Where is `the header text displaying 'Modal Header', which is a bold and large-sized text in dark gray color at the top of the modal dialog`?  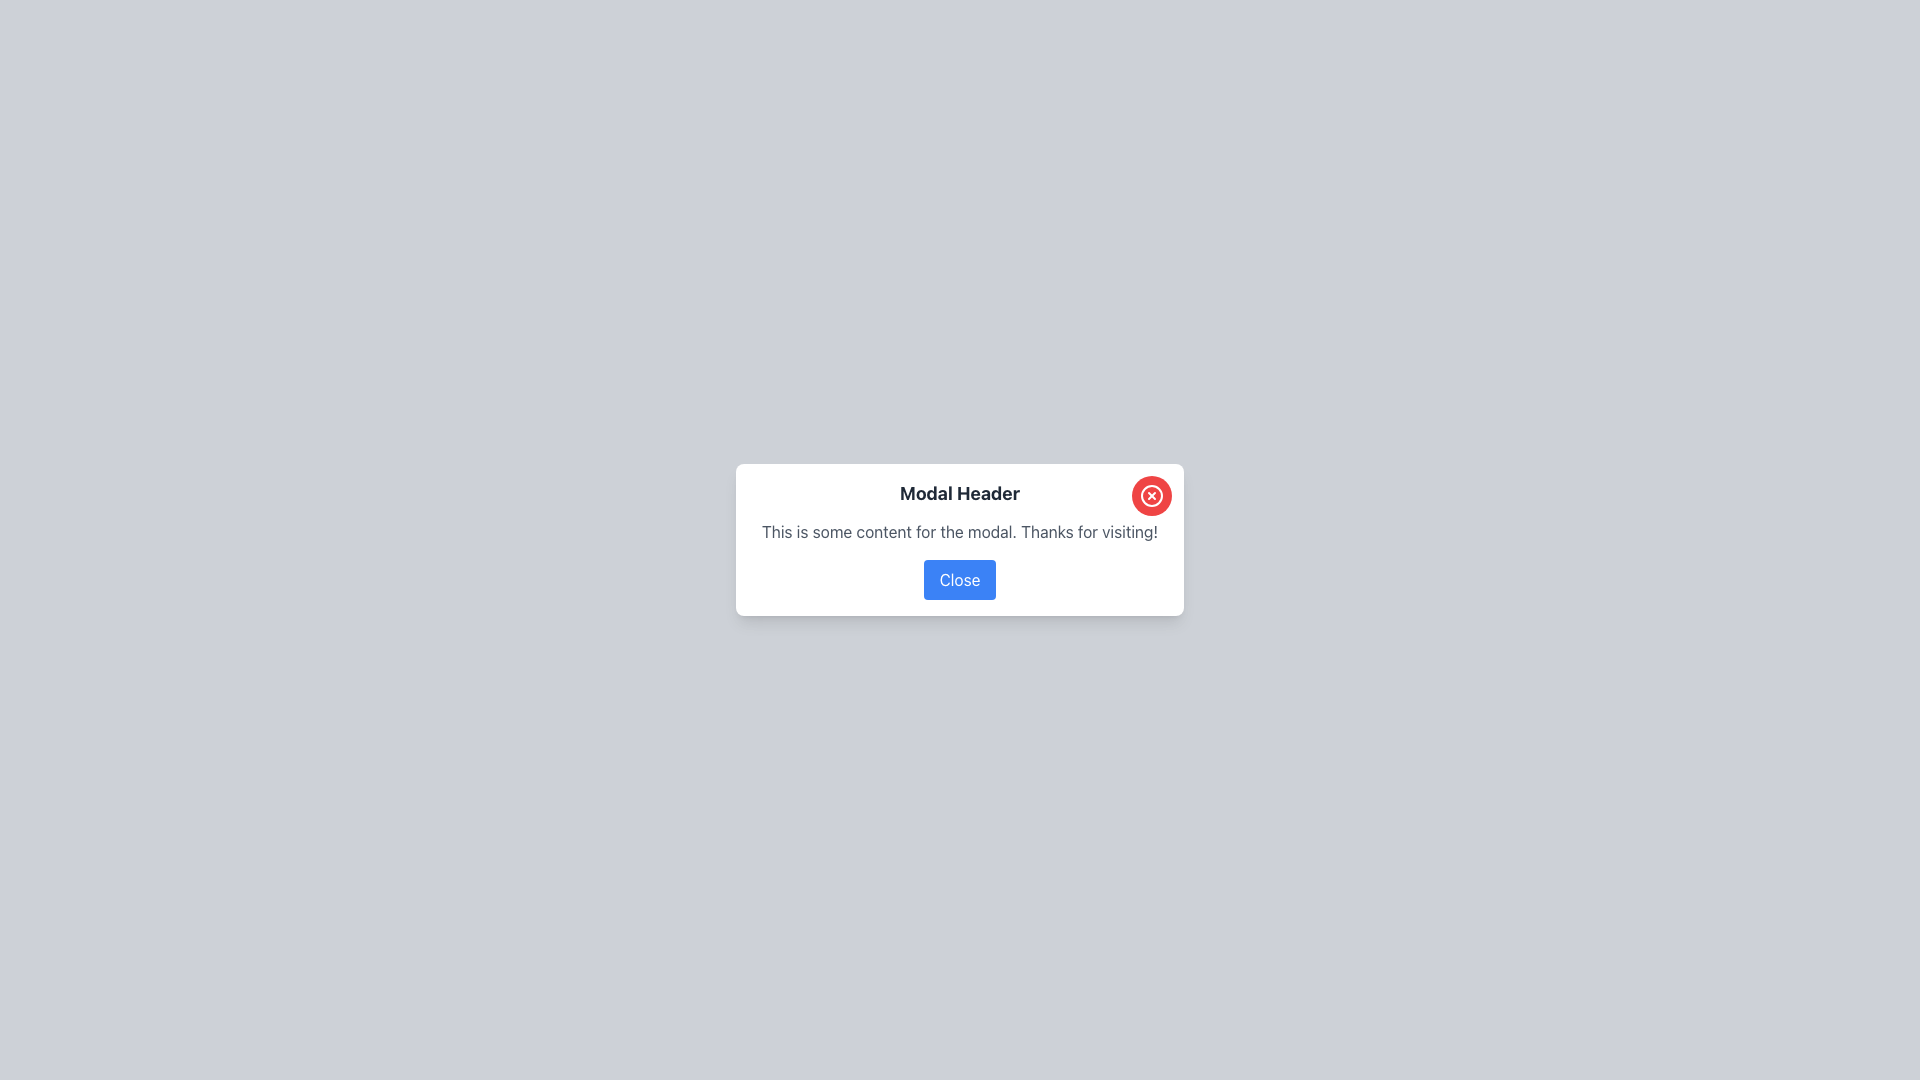
the header text displaying 'Modal Header', which is a bold and large-sized text in dark gray color at the top of the modal dialog is located at coordinates (960, 493).